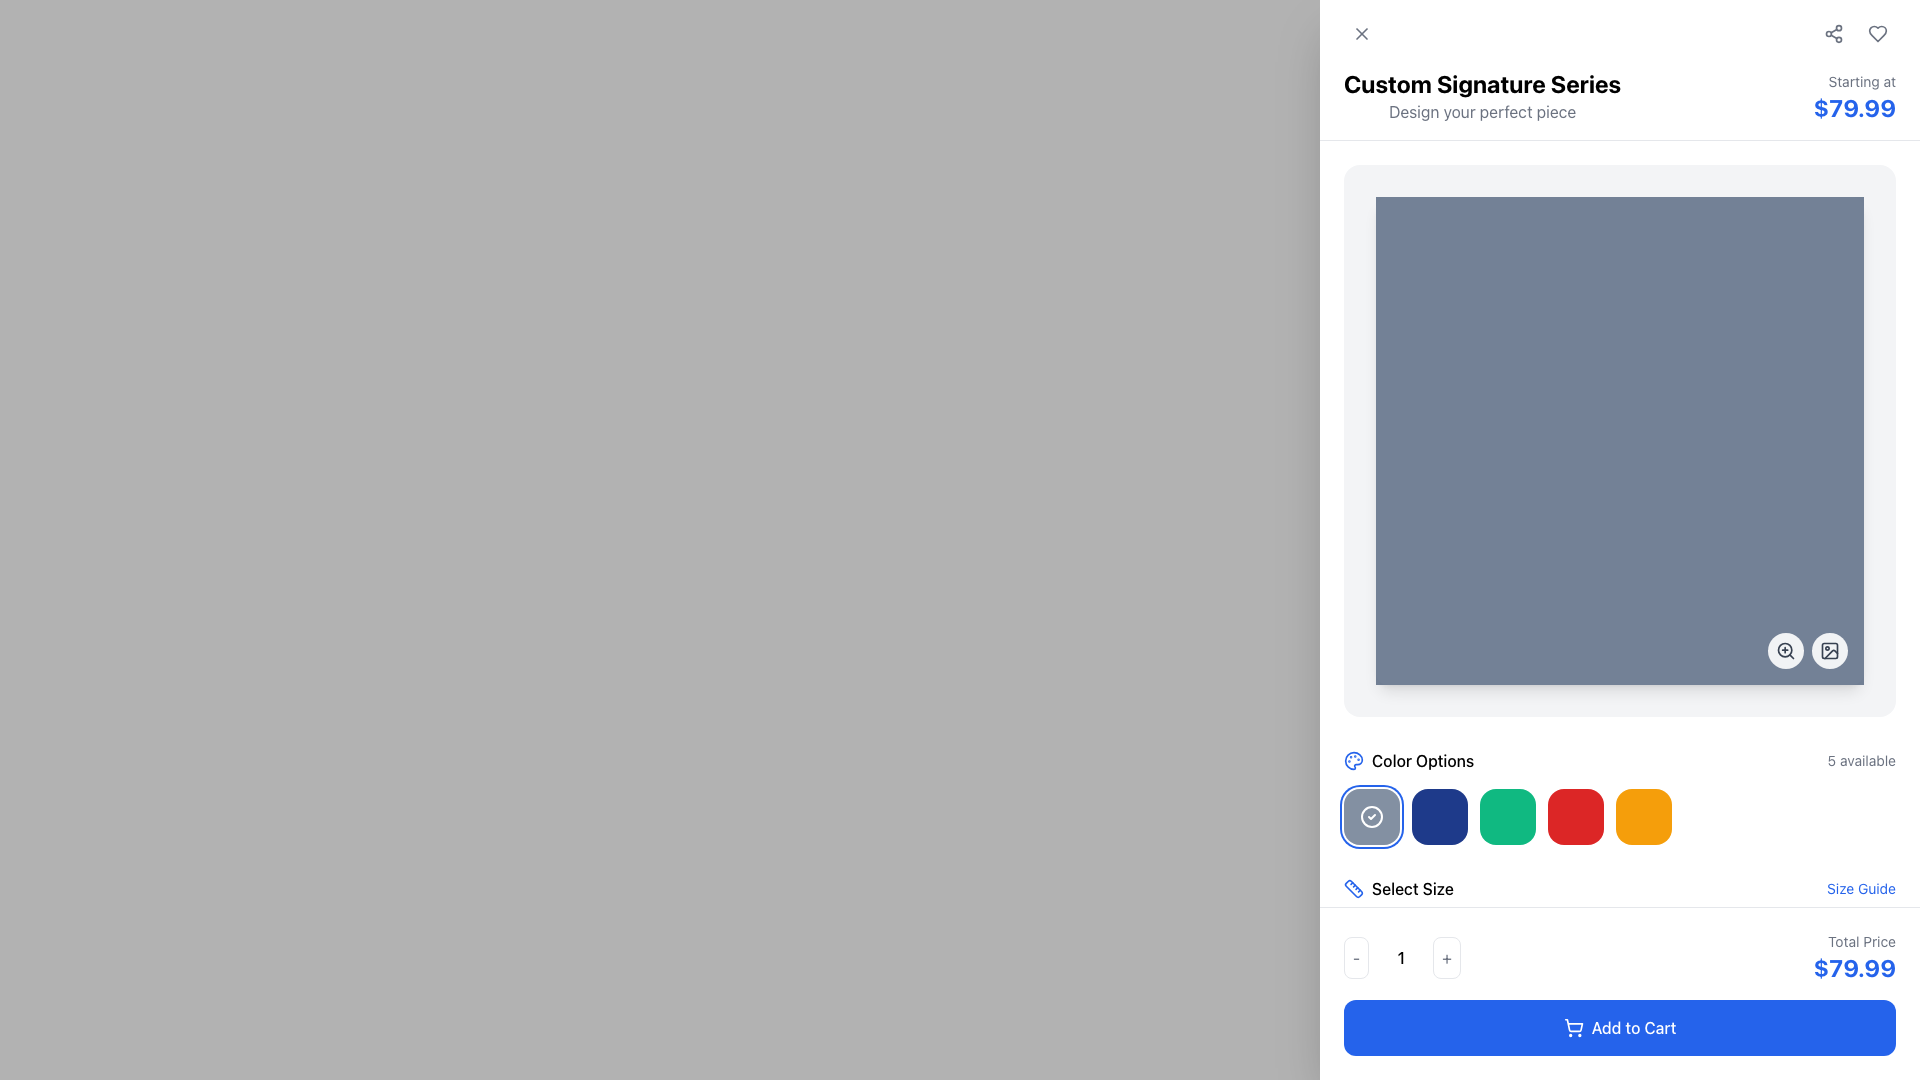 The width and height of the screenshot is (1920, 1080). What do you see at coordinates (1785, 651) in the screenshot?
I see `the circular zoom-in button located at the bottom-right of the product preview section, which features a magnifying glass icon with a black outline and a plus sign inside` at bounding box center [1785, 651].